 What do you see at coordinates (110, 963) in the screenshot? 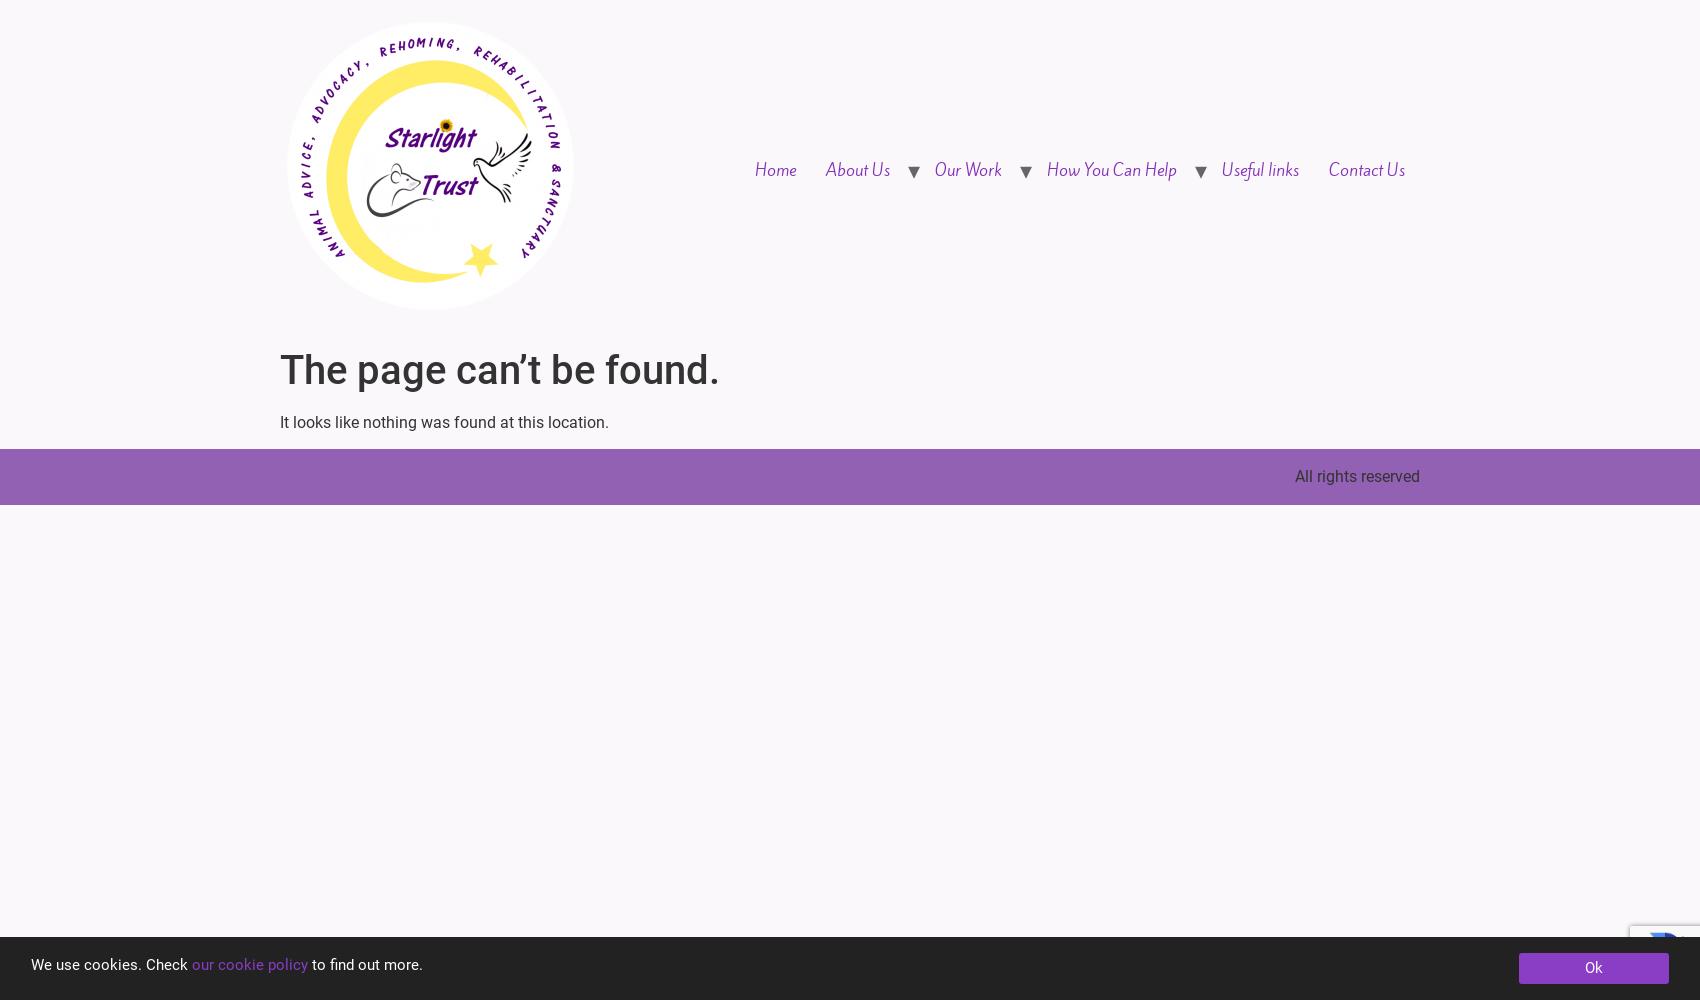
I see `'We use cookies. Check'` at bounding box center [110, 963].